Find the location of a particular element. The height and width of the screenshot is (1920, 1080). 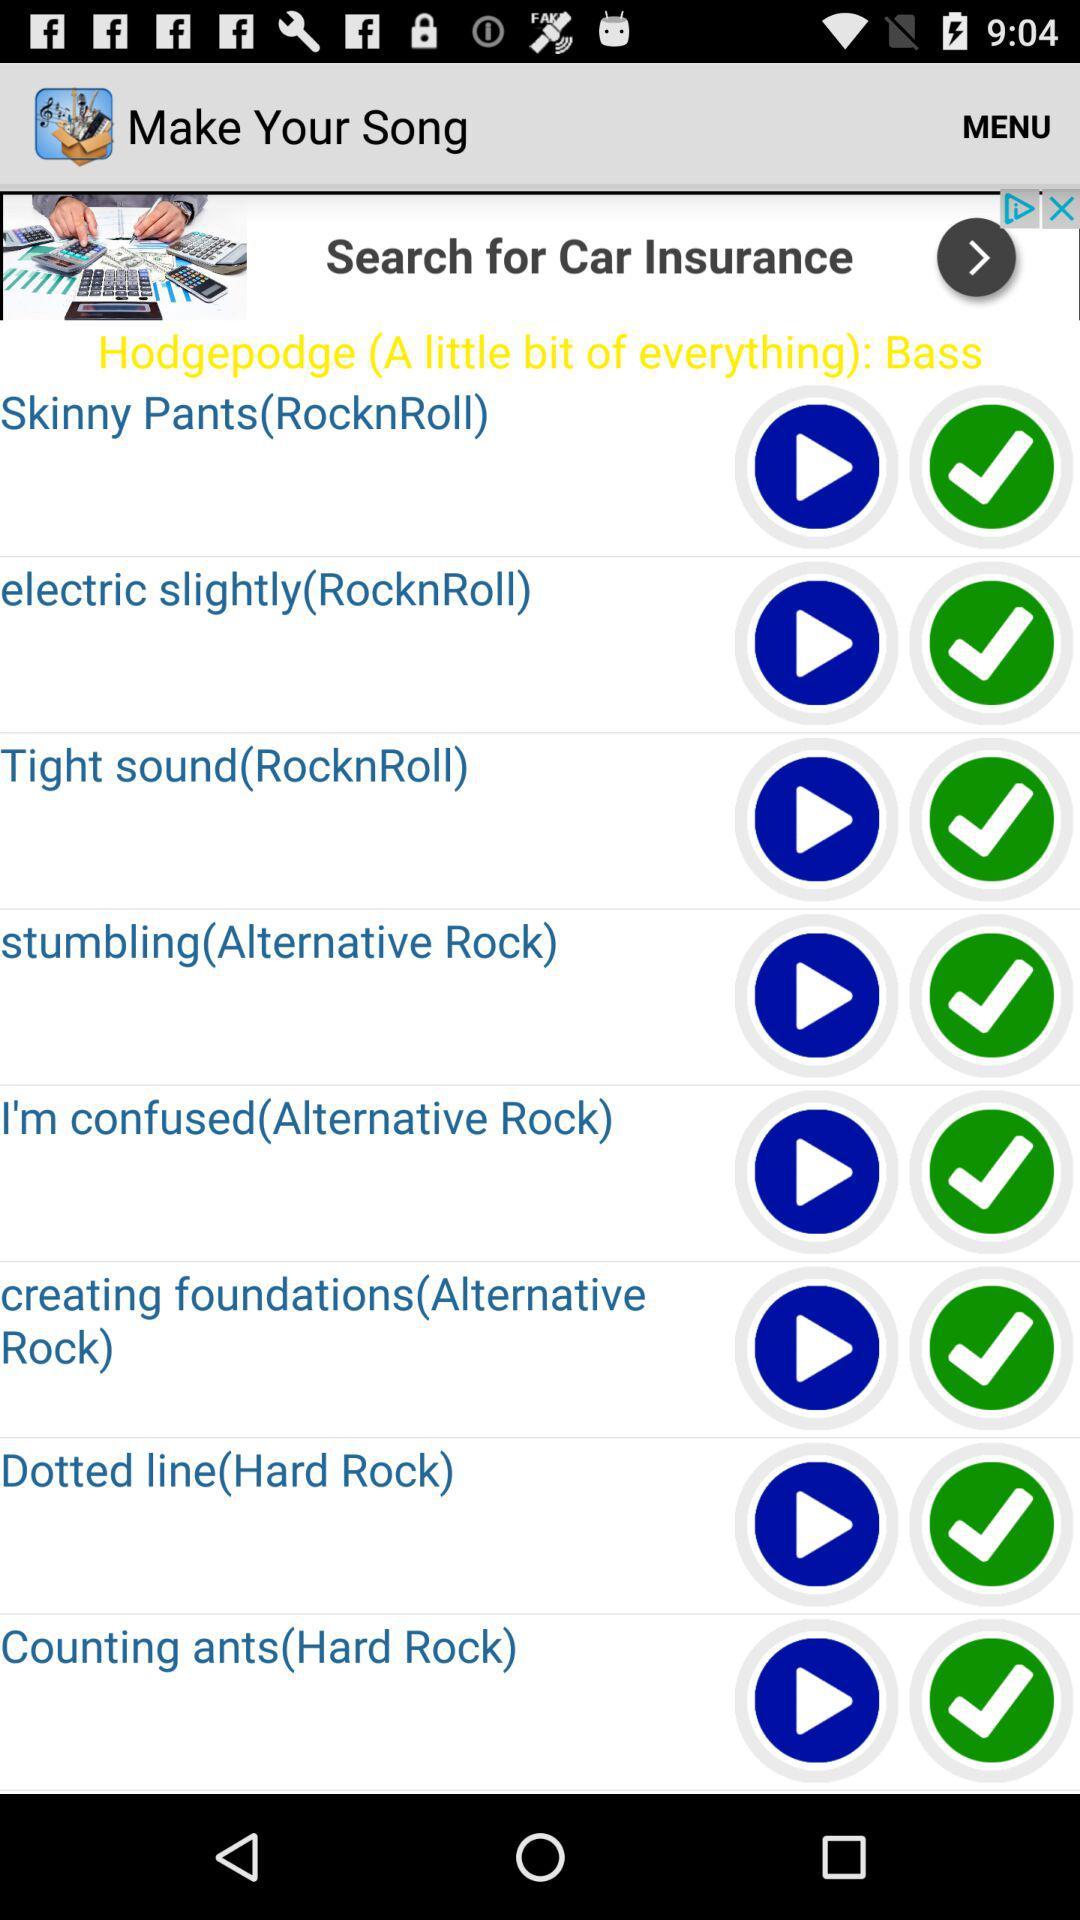

shows right click icon is located at coordinates (992, 467).